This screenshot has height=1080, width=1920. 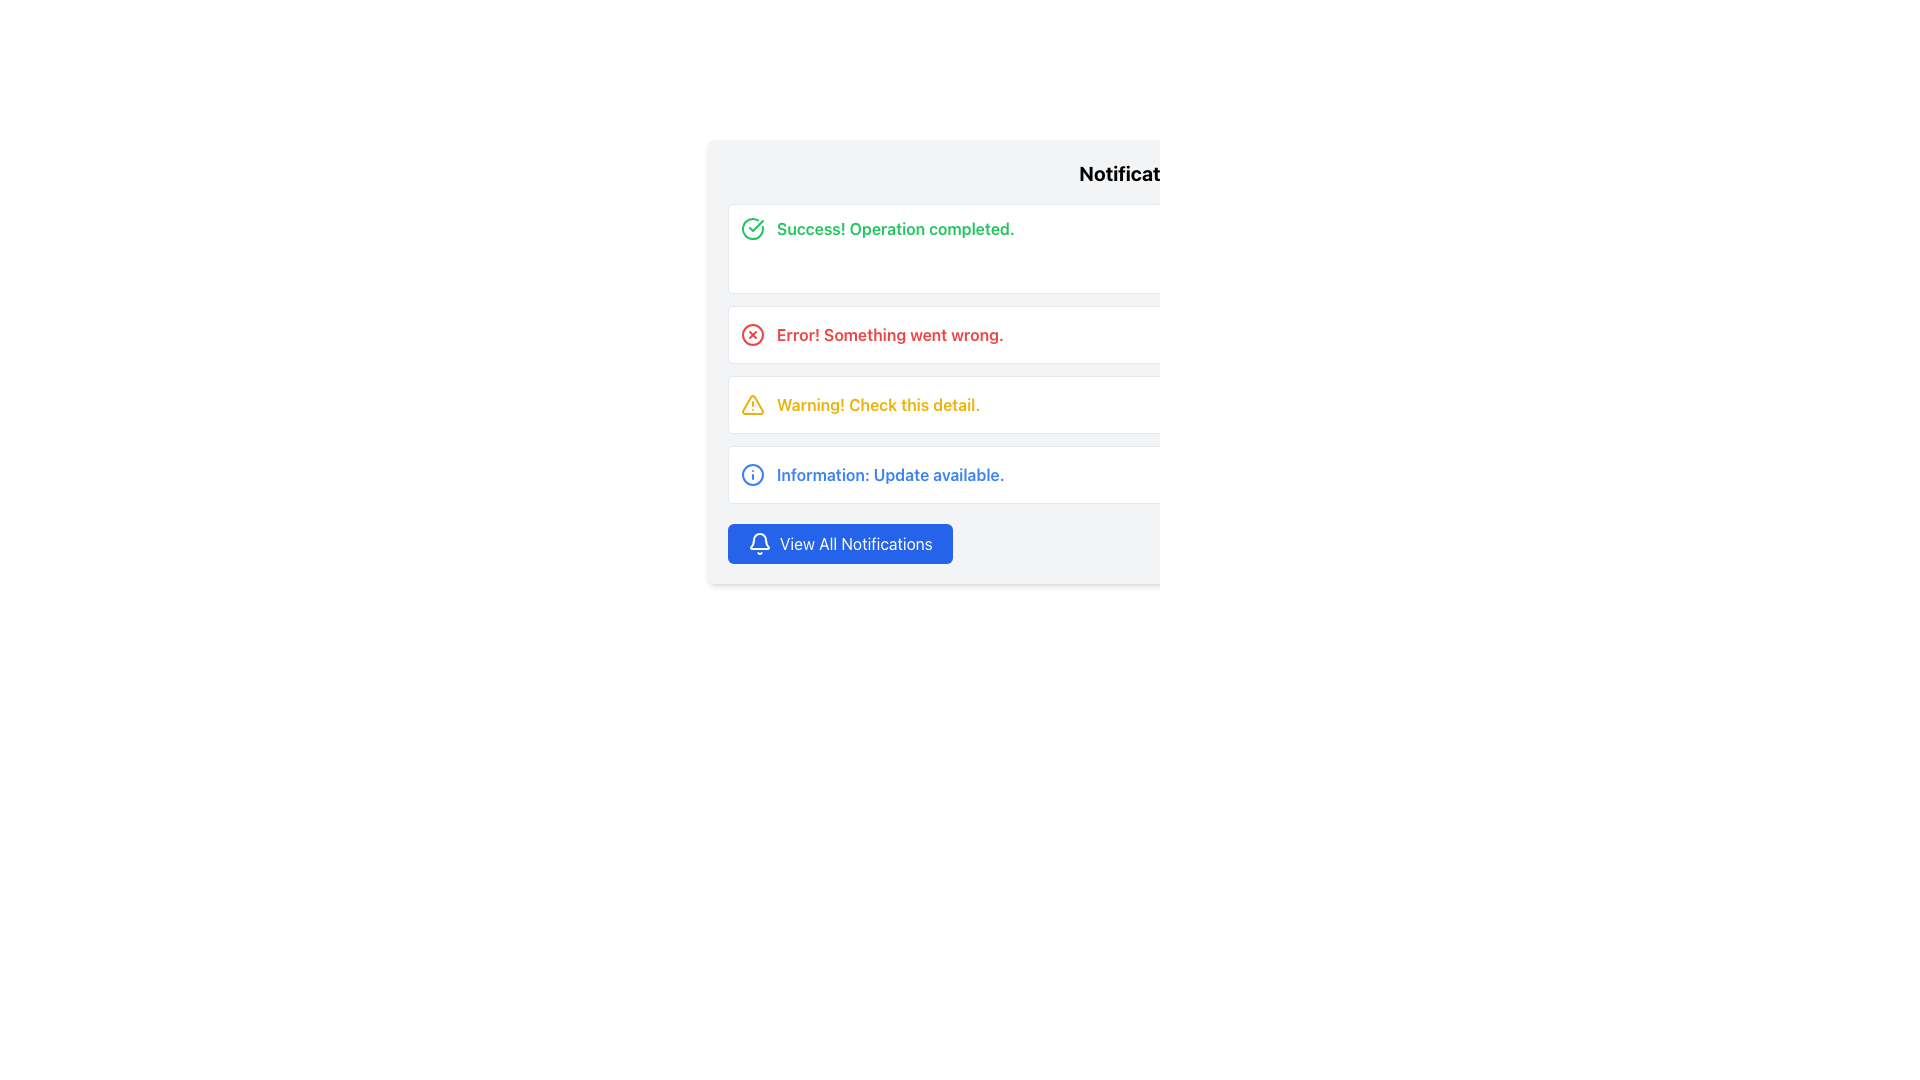 What do you see at coordinates (894, 227) in the screenshot?
I see `the green-colored text that reads 'Success! Operation completed.' in the topmost notification panel, located to the right of a green checkmark icon` at bounding box center [894, 227].